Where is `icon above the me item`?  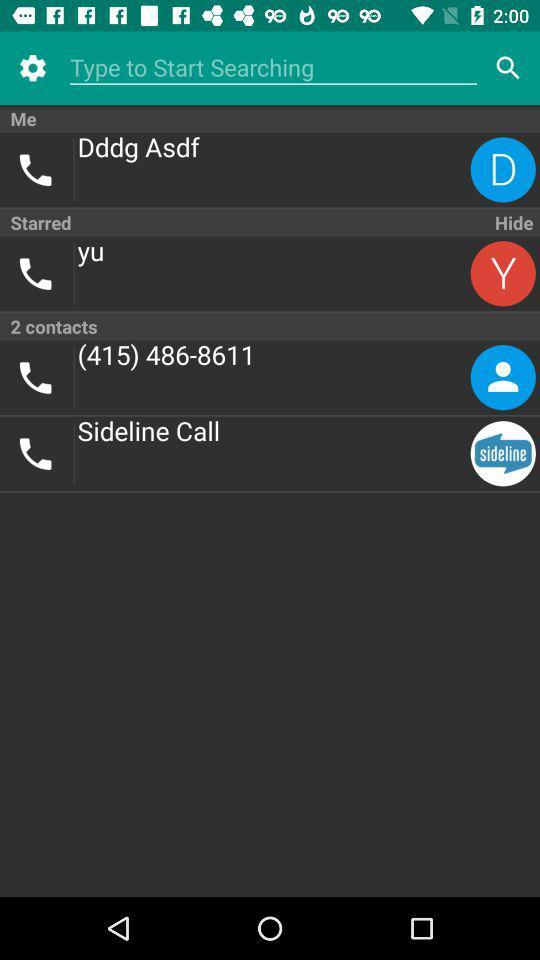
icon above the me item is located at coordinates (272, 68).